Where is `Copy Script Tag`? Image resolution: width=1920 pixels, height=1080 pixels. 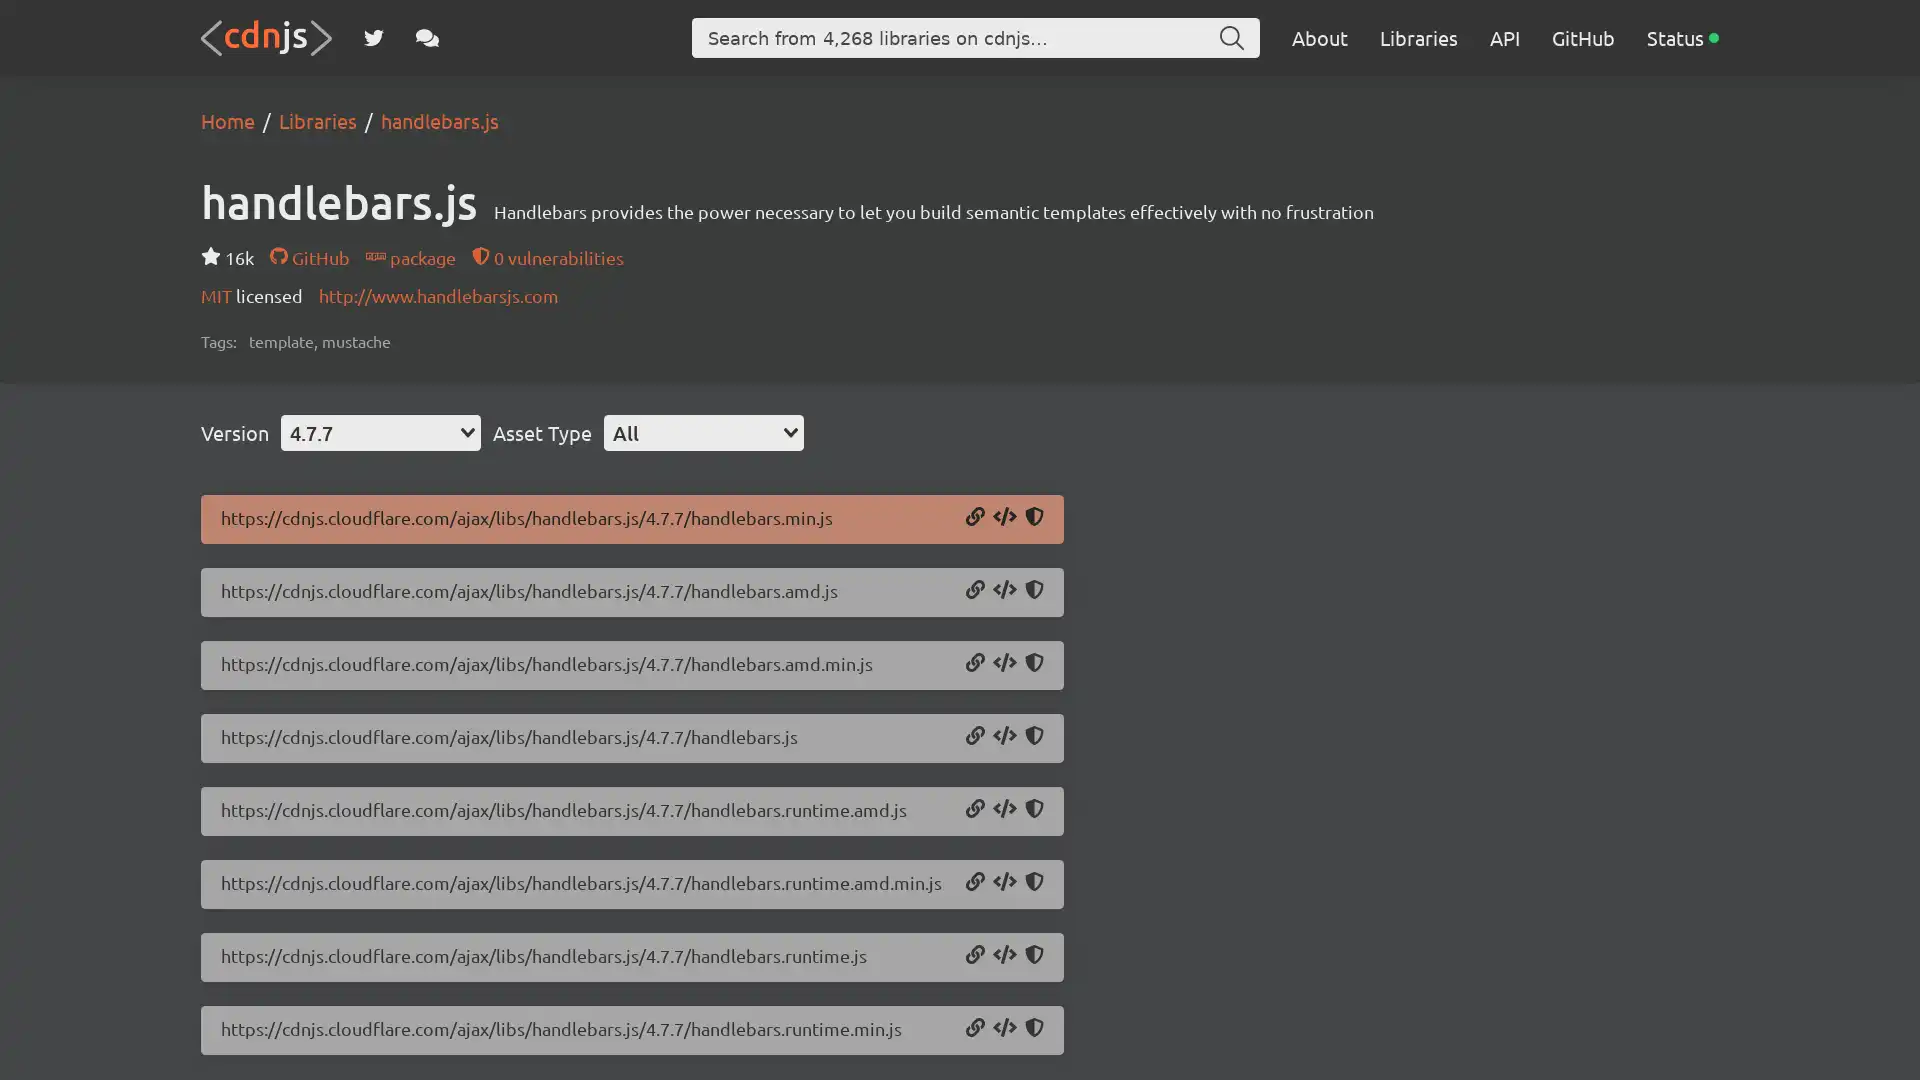
Copy Script Tag is located at coordinates (1004, 517).